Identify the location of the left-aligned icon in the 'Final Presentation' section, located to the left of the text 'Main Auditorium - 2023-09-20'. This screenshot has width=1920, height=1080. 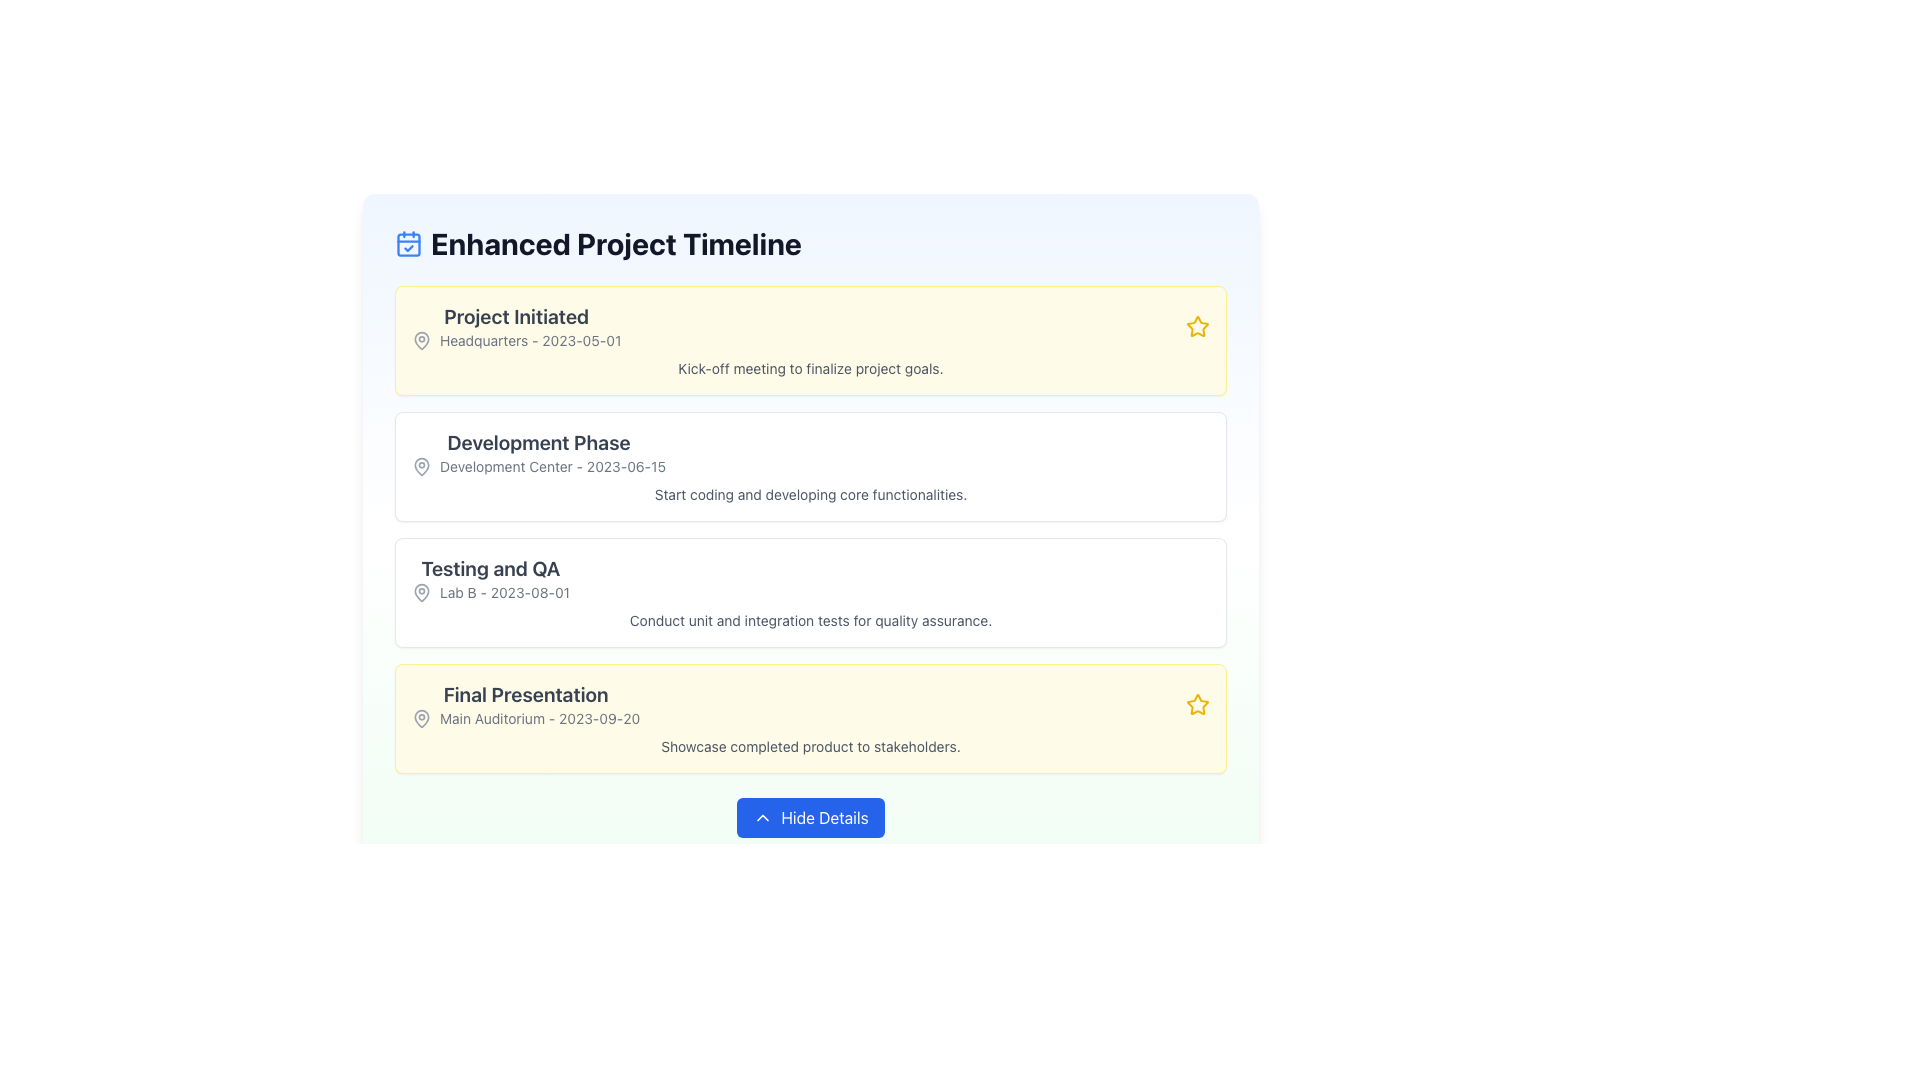
(421, 717).